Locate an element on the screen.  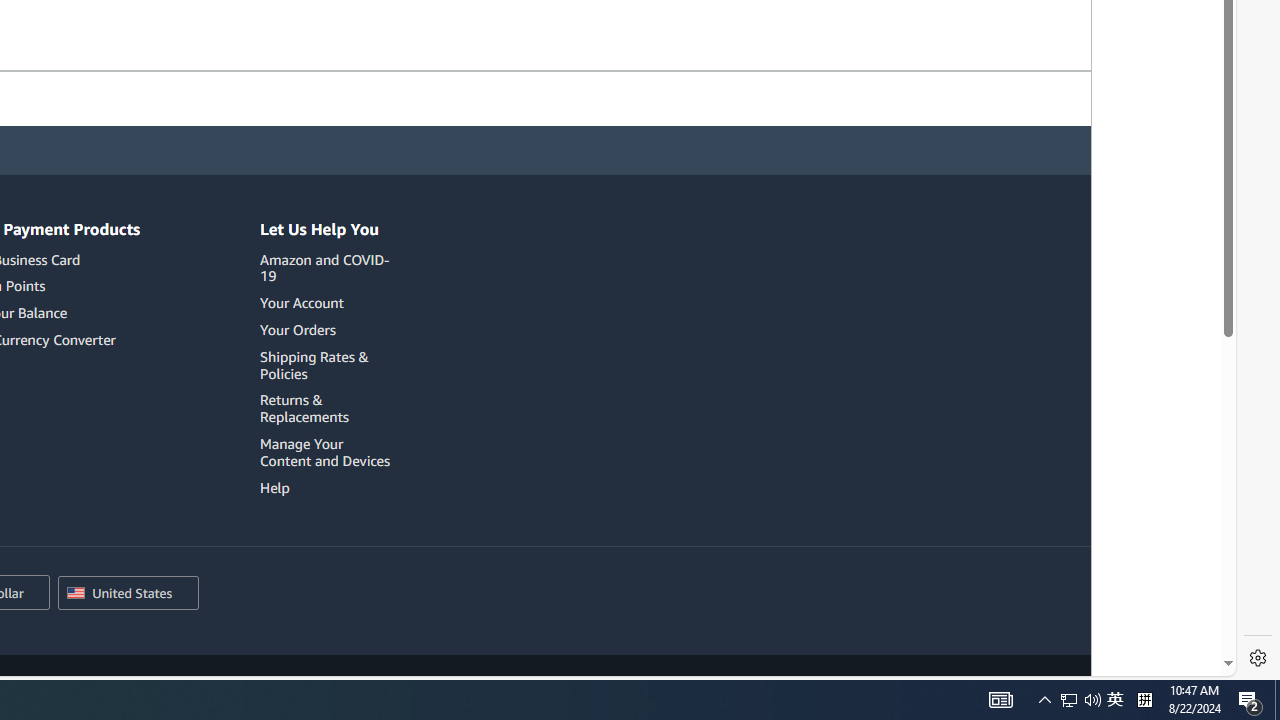
'Your Orders' is located at coordinates (296, 328).